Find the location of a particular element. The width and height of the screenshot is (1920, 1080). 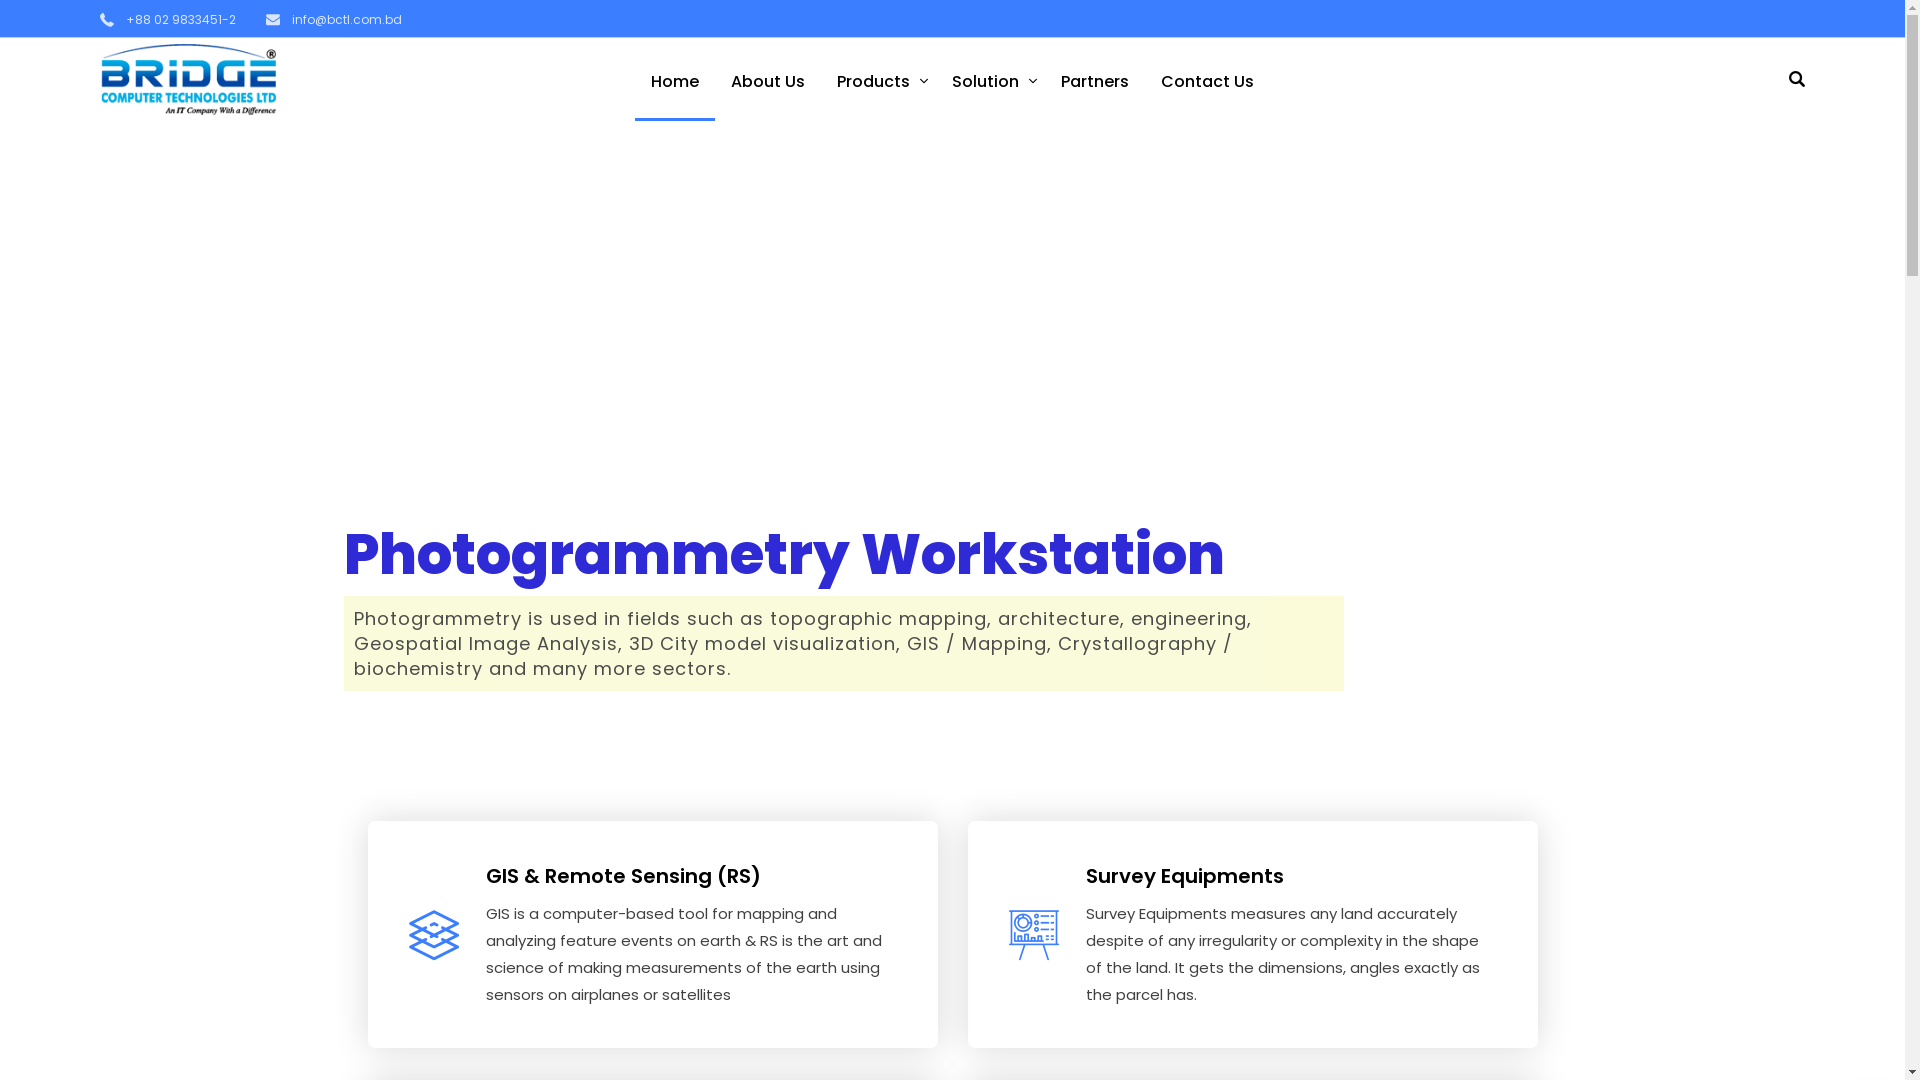

'info@bctl.com.bd' is located at coordinates (334, 19).